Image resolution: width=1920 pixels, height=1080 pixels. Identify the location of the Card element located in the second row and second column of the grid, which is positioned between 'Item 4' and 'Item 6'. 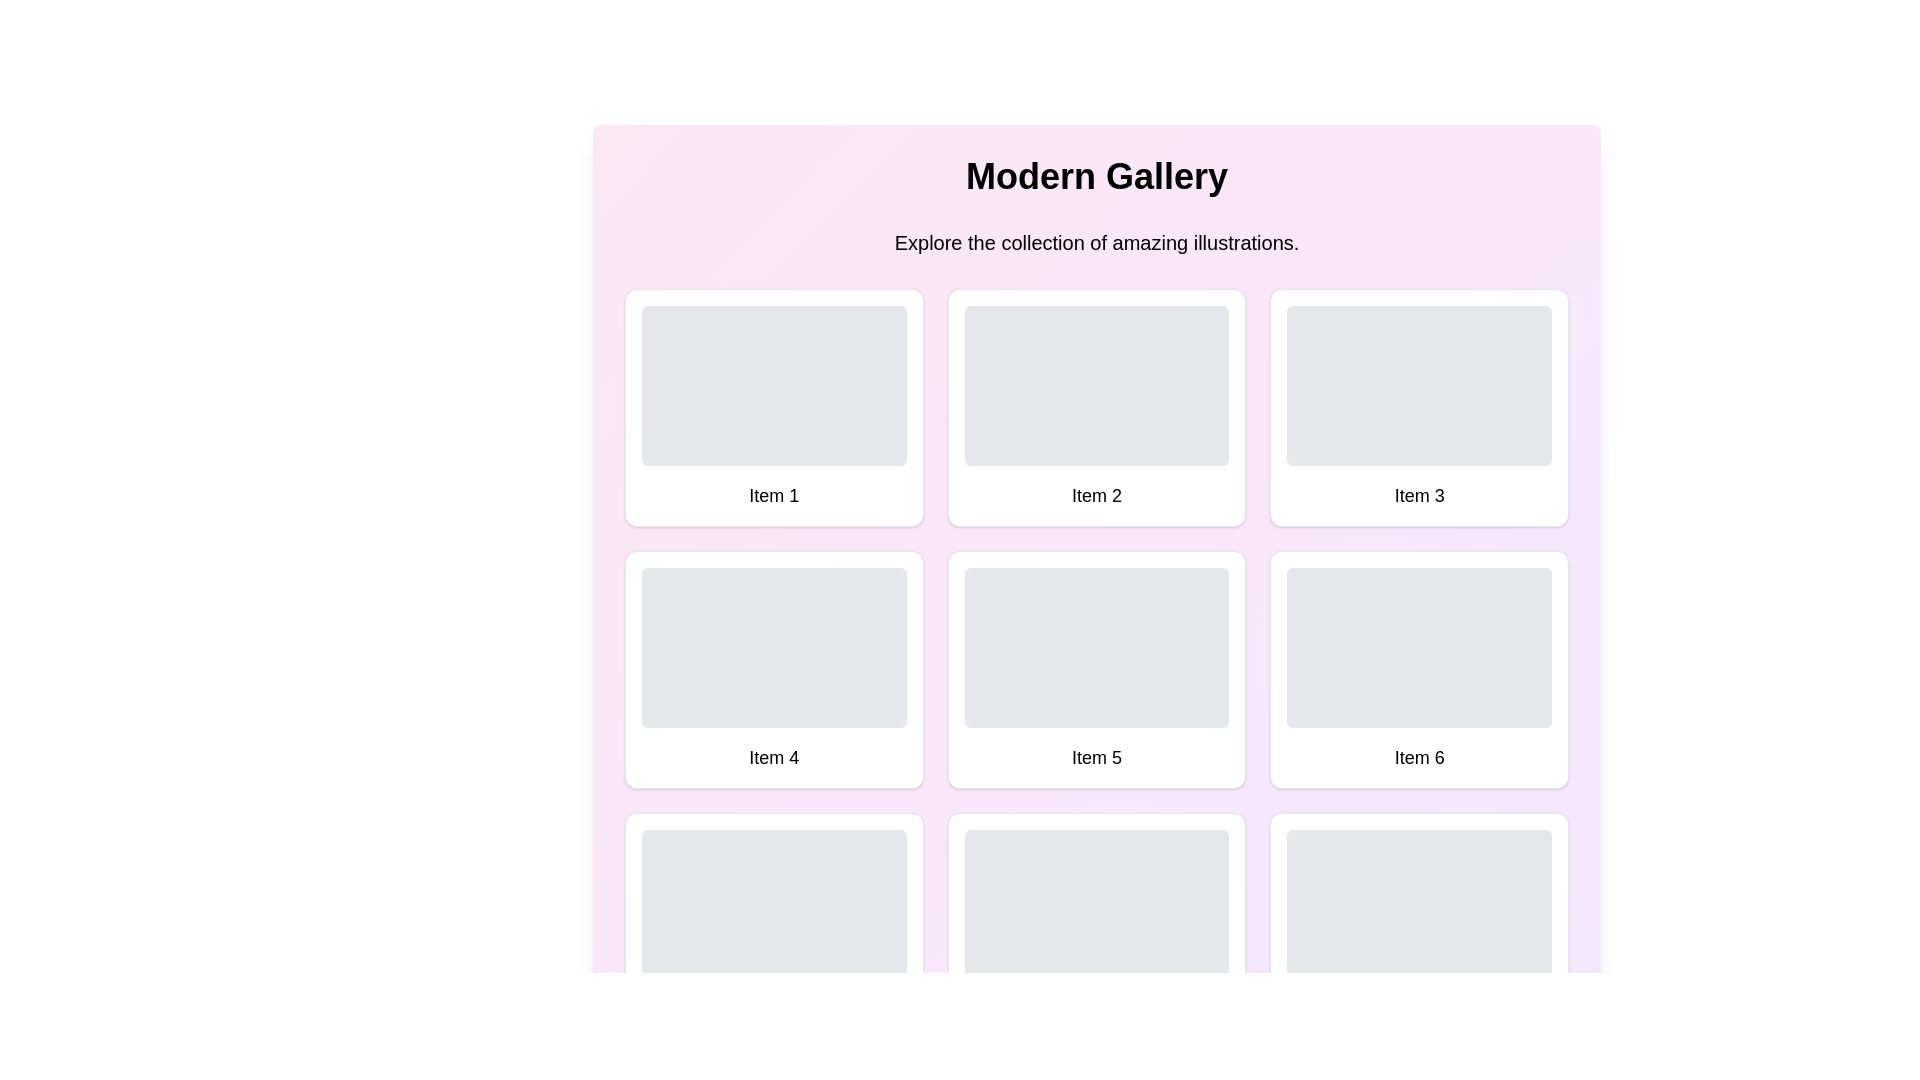
(1095, 670).